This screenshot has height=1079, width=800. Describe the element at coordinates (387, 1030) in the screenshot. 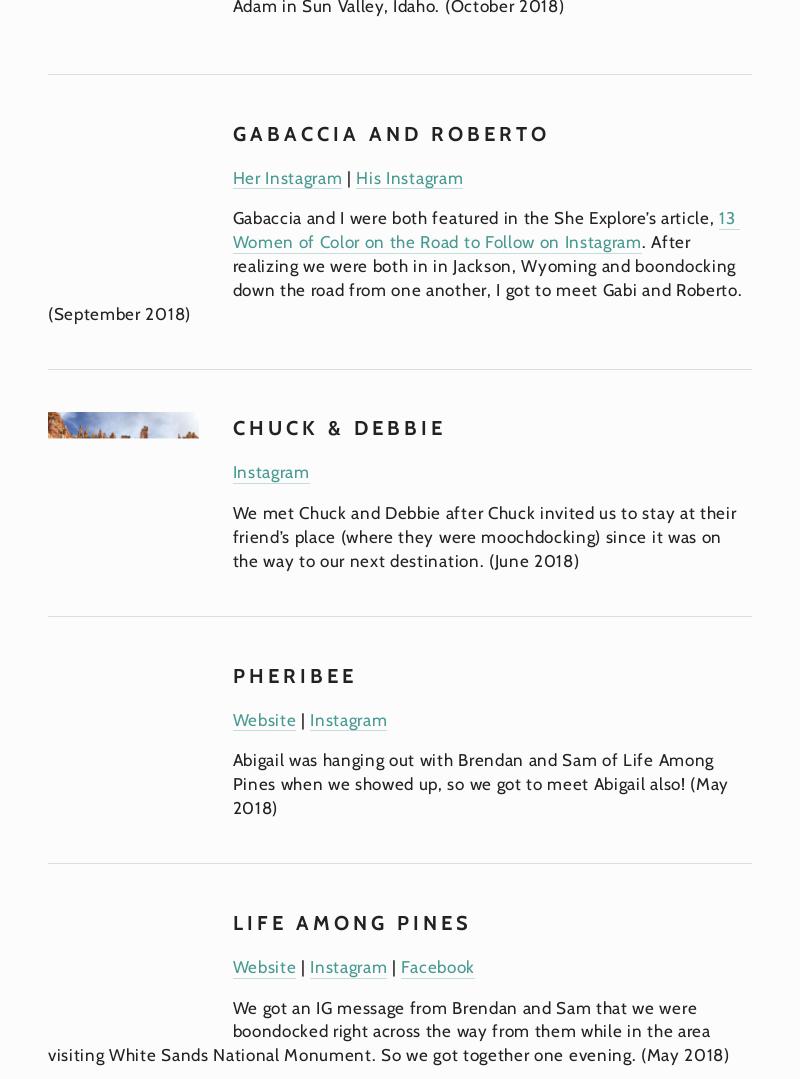

I see `'We got an IG message from Brendan and Sam that we were boondocked right across the way from them while in the area visiting White Sands National Monument. So we got together one evening. (May 2018)'` at that location.